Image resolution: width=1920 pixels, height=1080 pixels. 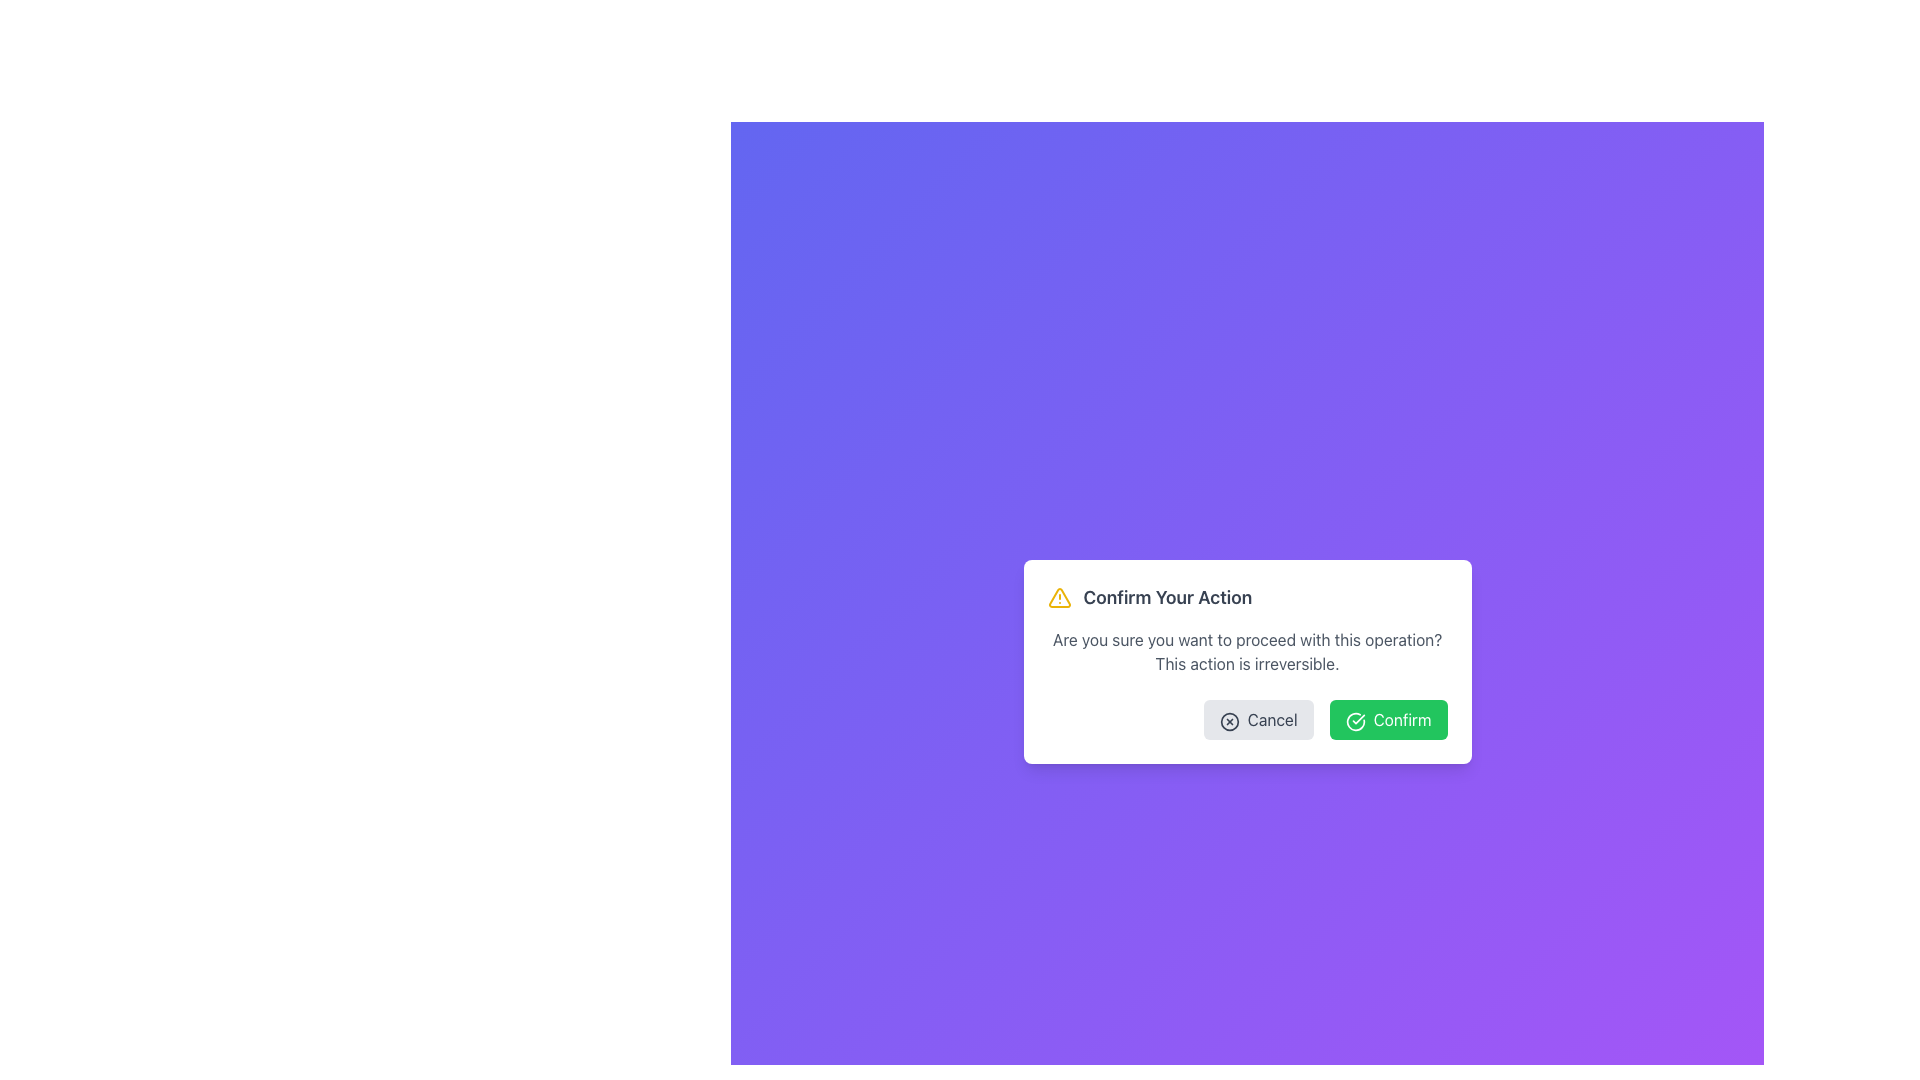 What do you see at coordinates (1228, 721) in the screenshot?
I see `the circular icon with a light outline and a cross (X) inside, which is located inside the 'Cancel' button, aligned to its left side` at bounding box center [1228, 721].